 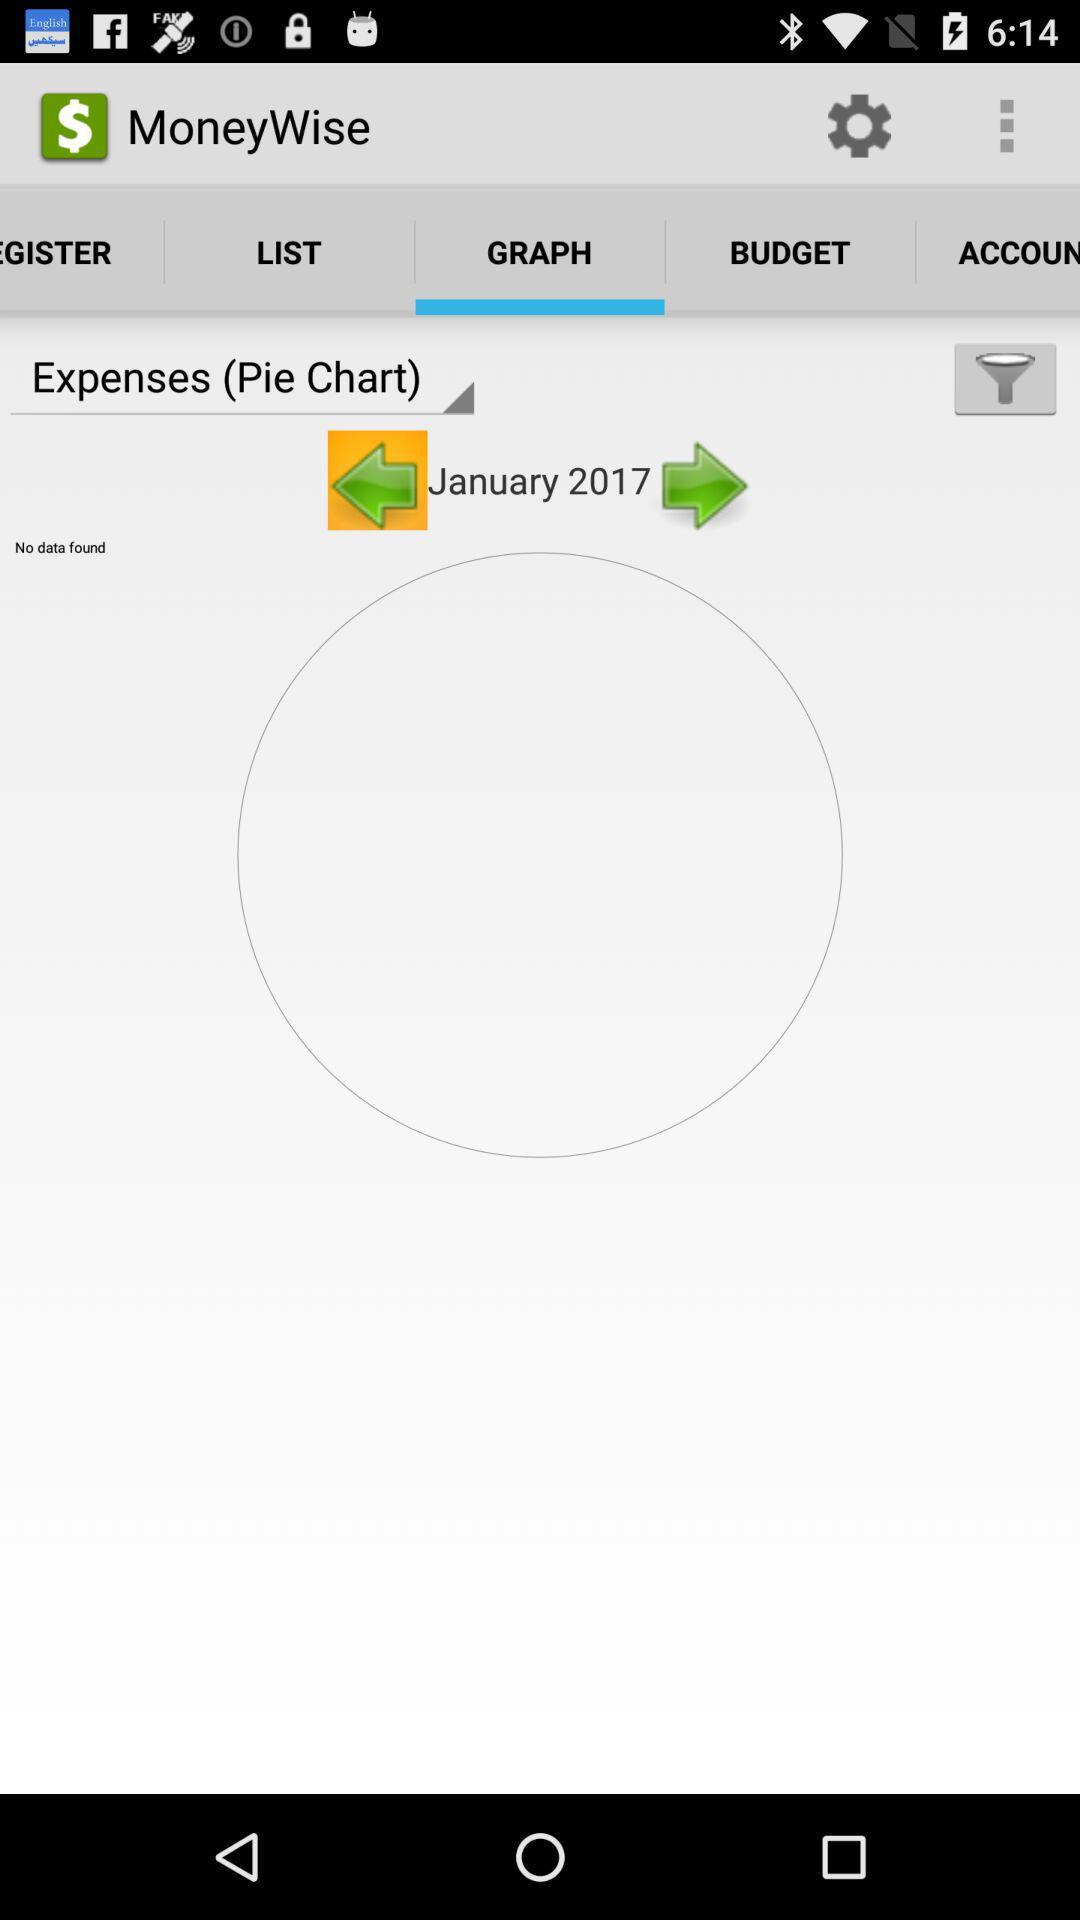 I want to click on filter, so click(x=1005, y=378).